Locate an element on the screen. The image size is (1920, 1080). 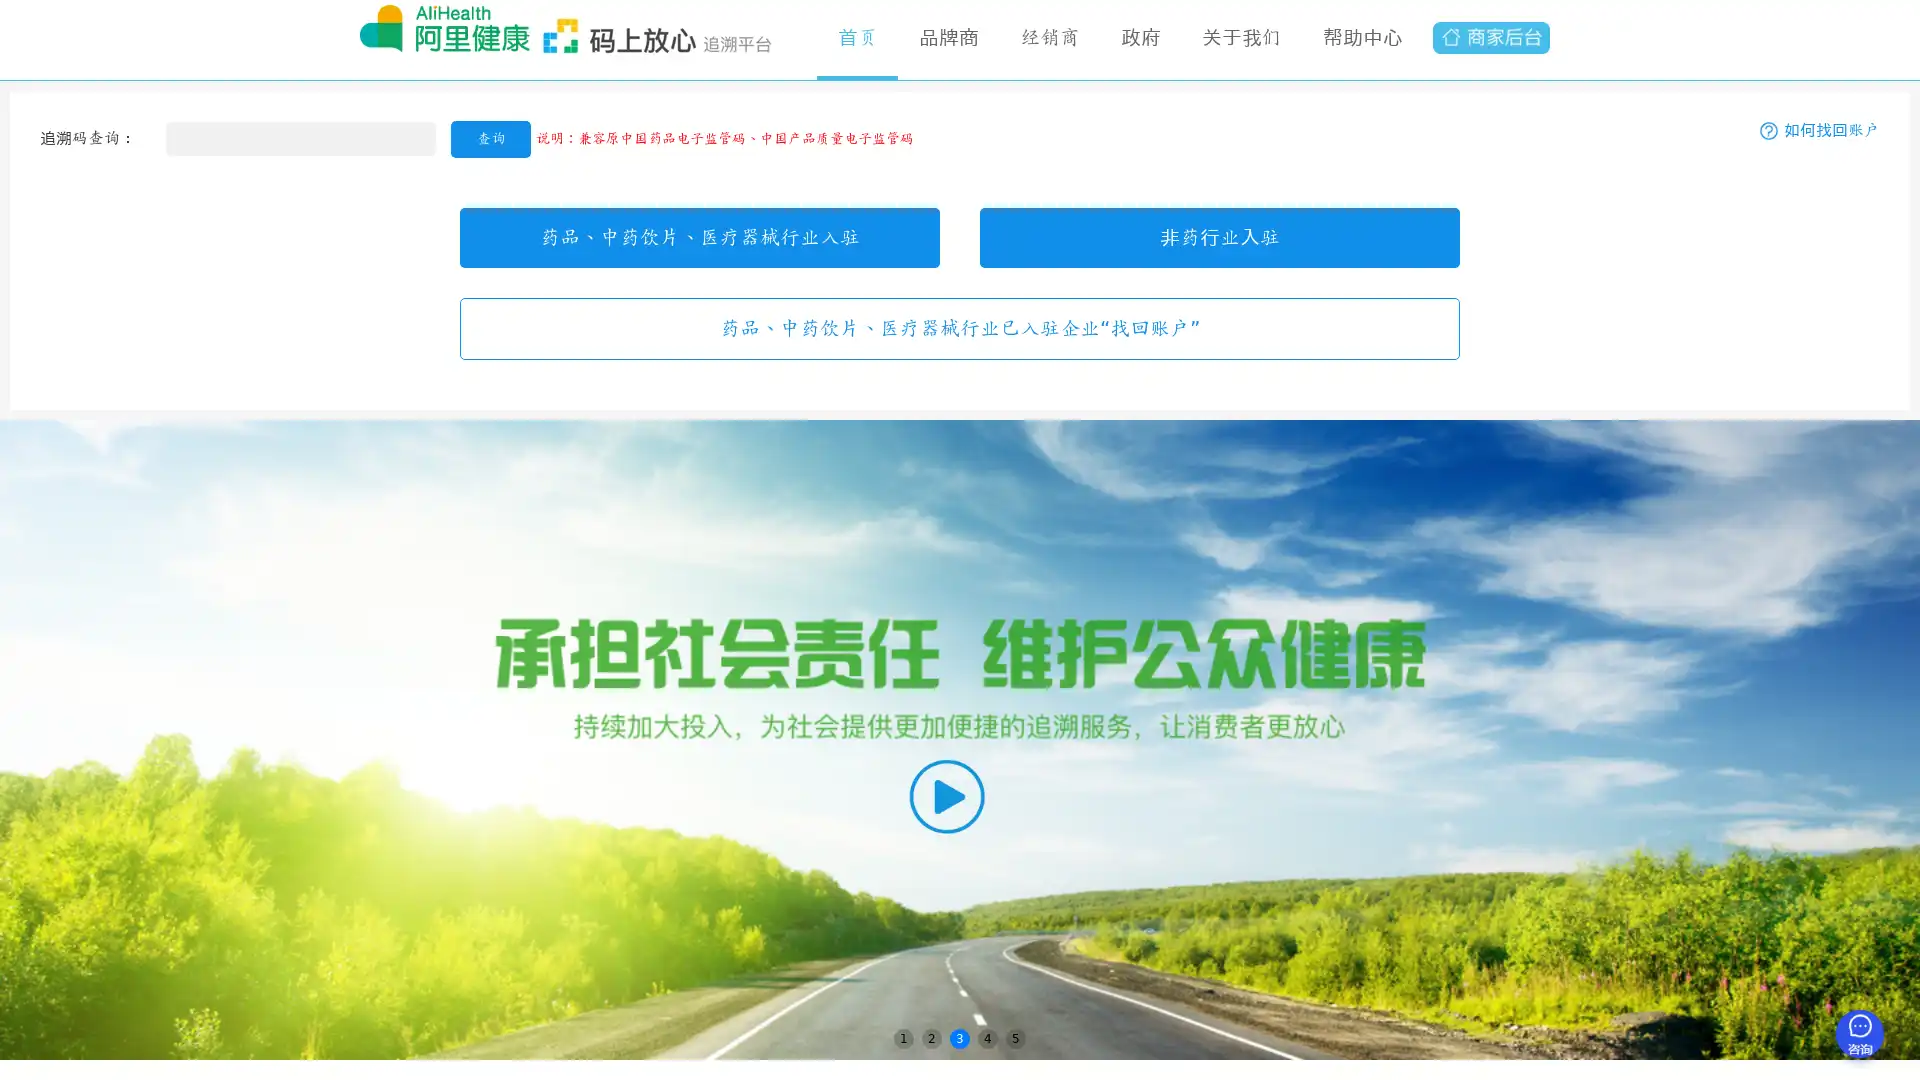
Go to slide 3 is located at coordinates (960, 1037).